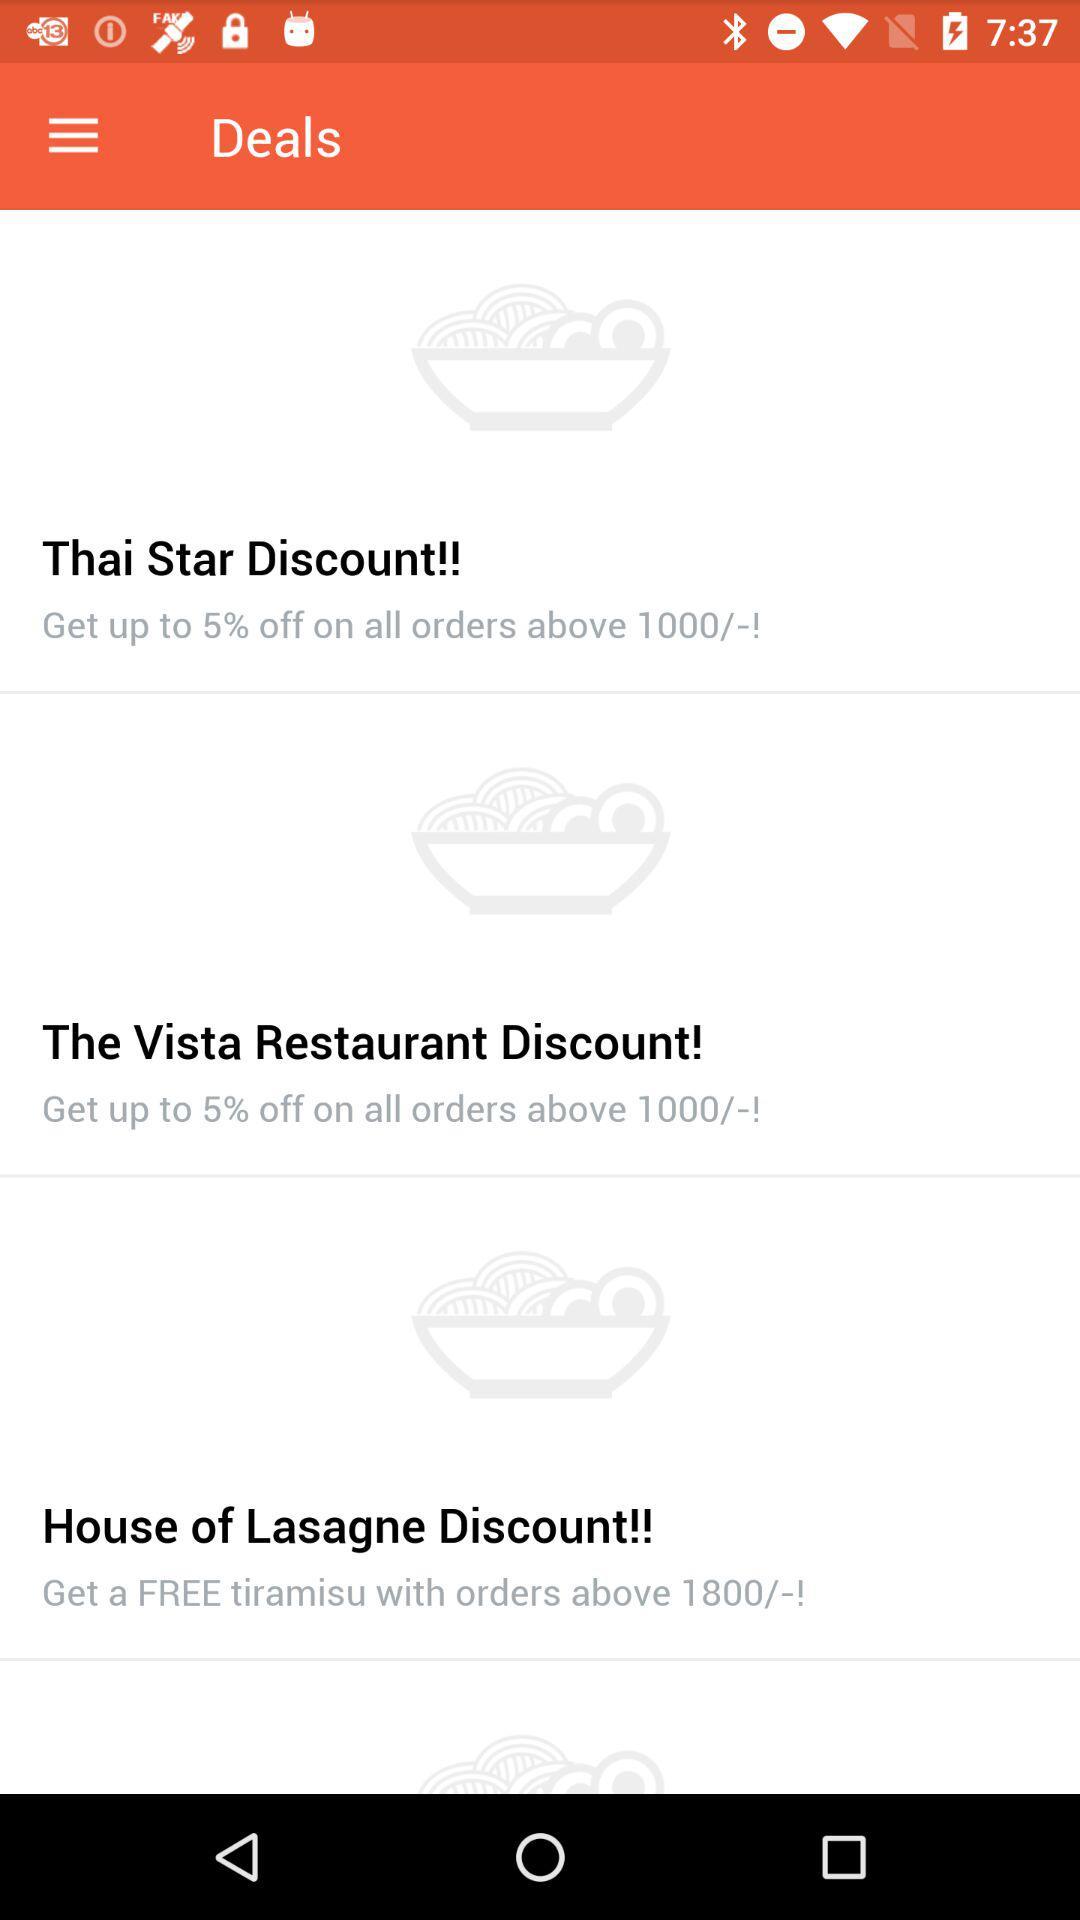 This screenshot has height=1920, width=1080. I want to click on item above get a free, so click(540, 1513).